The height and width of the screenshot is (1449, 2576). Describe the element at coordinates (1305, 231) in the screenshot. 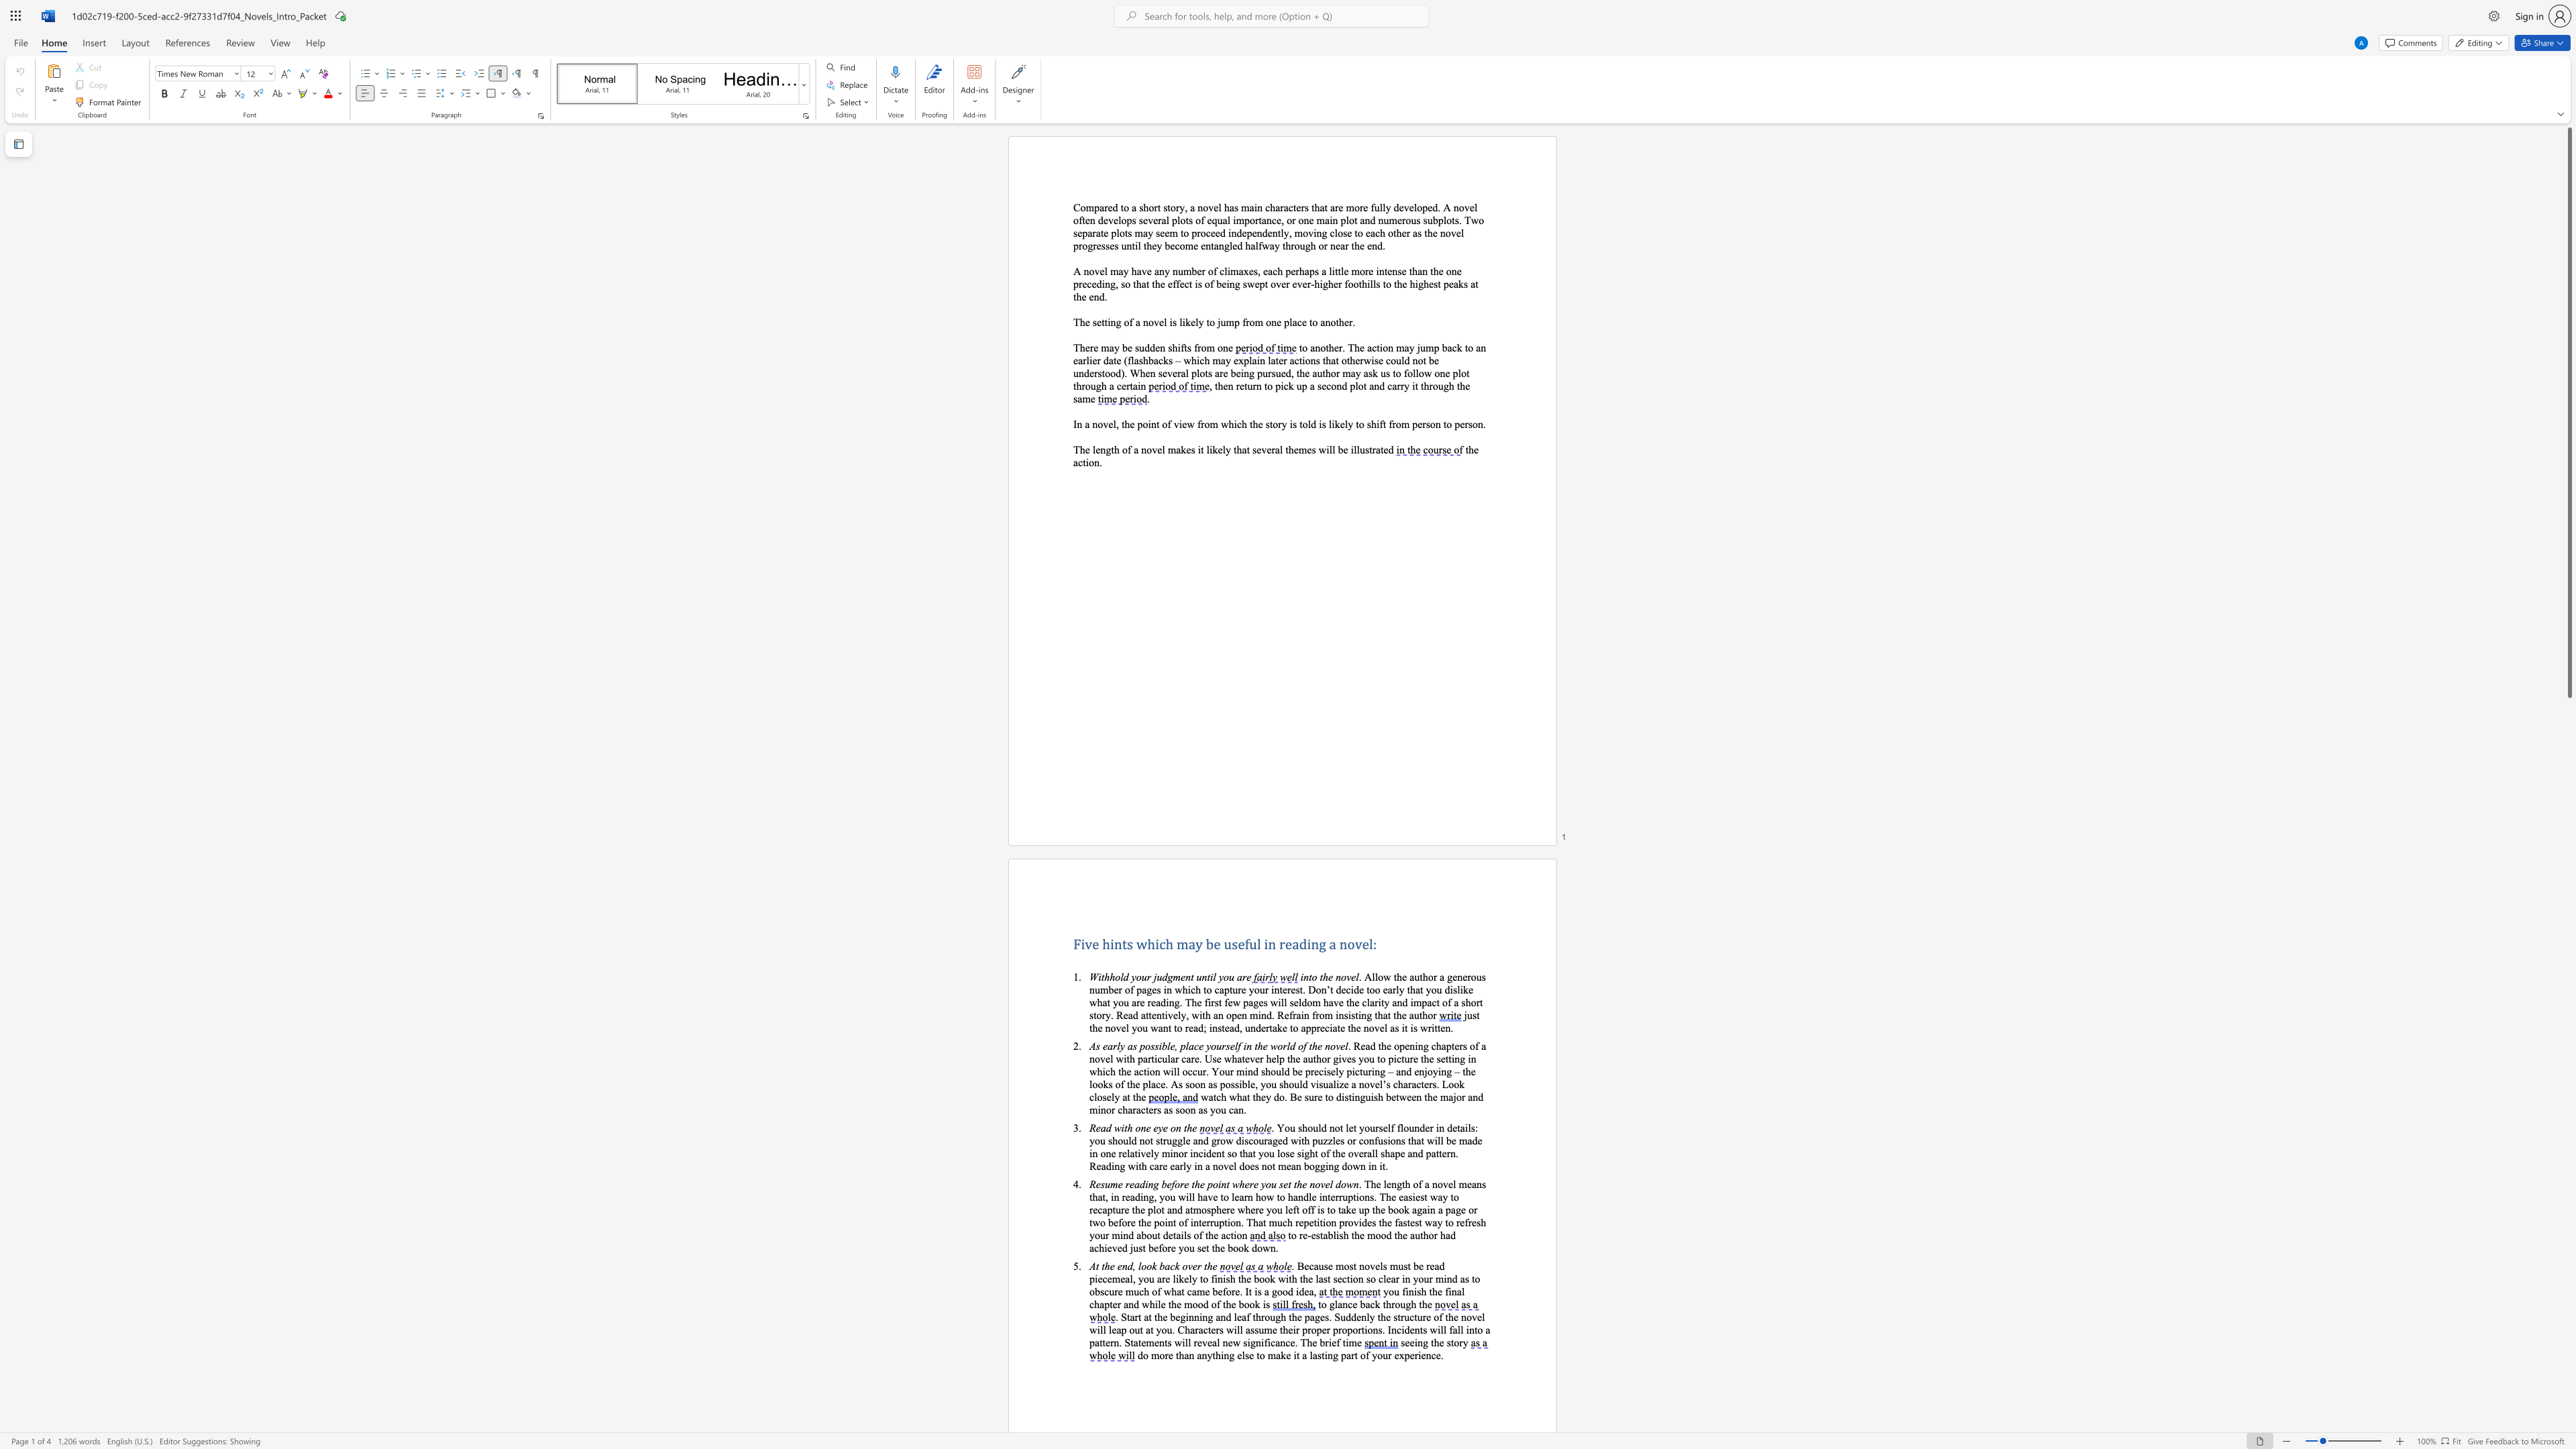

I see `the 1th character "o" in the text` at that location.